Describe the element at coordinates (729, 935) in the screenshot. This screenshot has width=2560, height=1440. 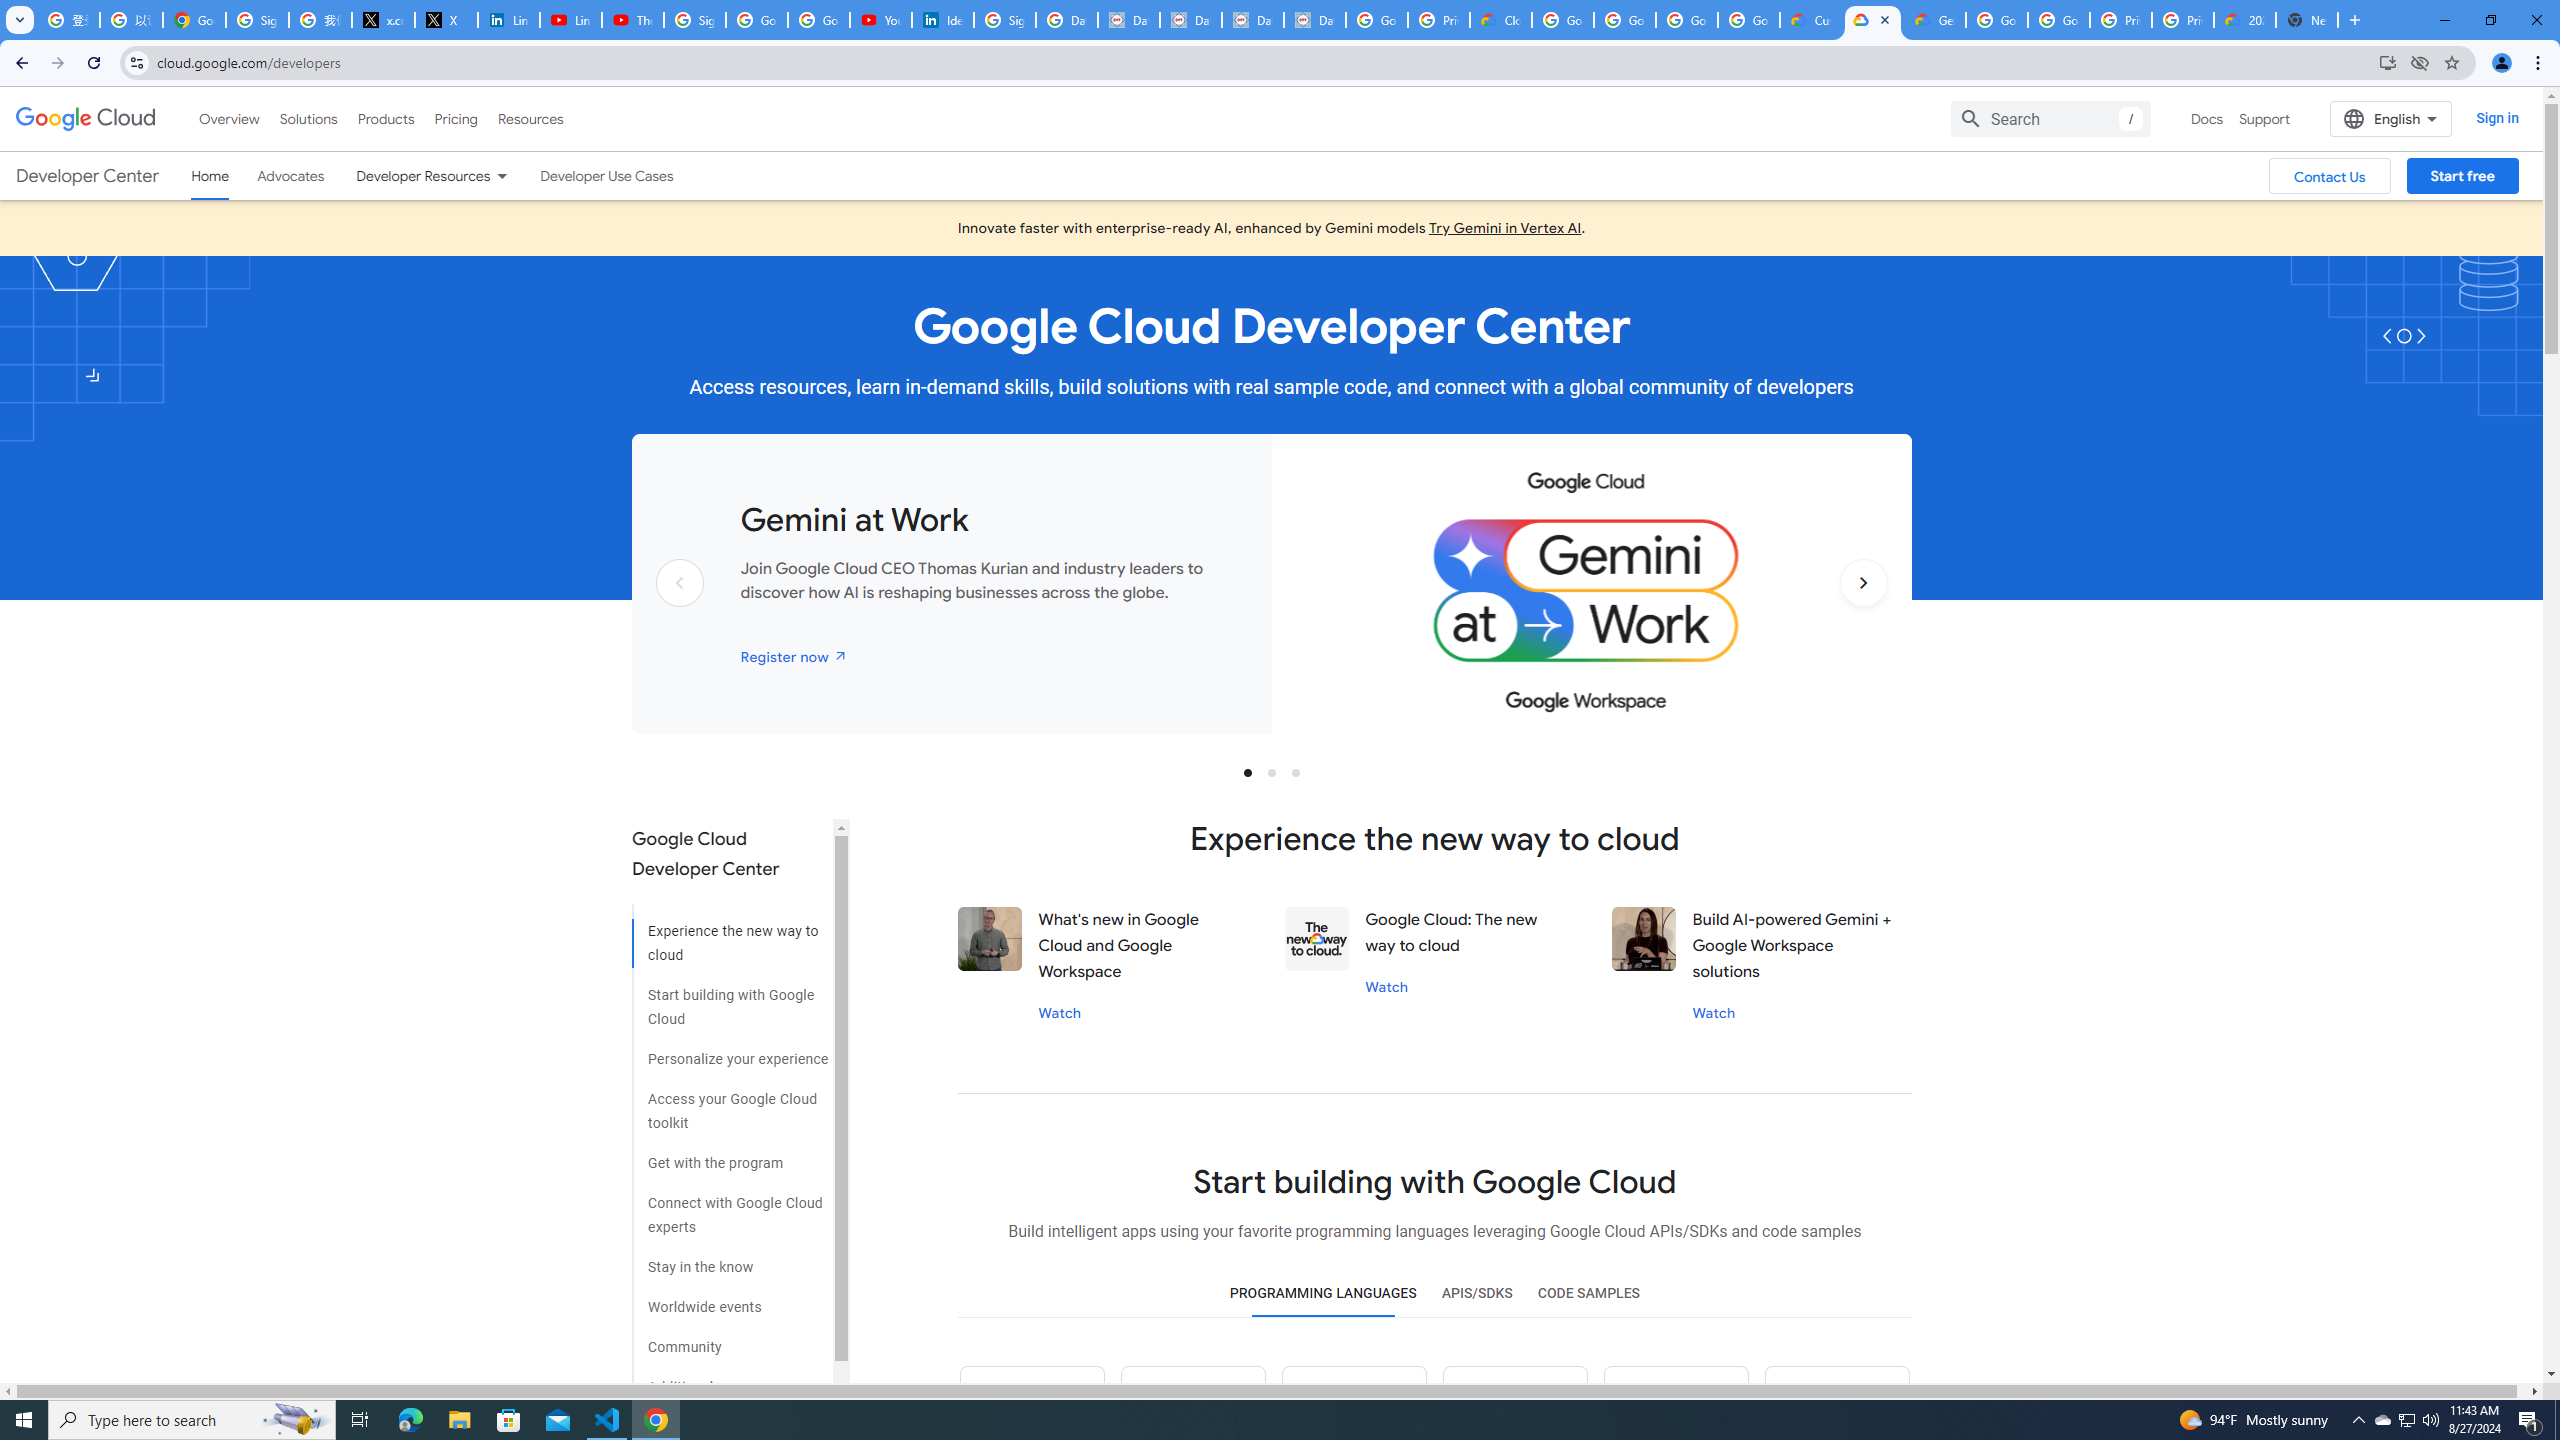
I see `'Experience the new way to cloud'` at that location.